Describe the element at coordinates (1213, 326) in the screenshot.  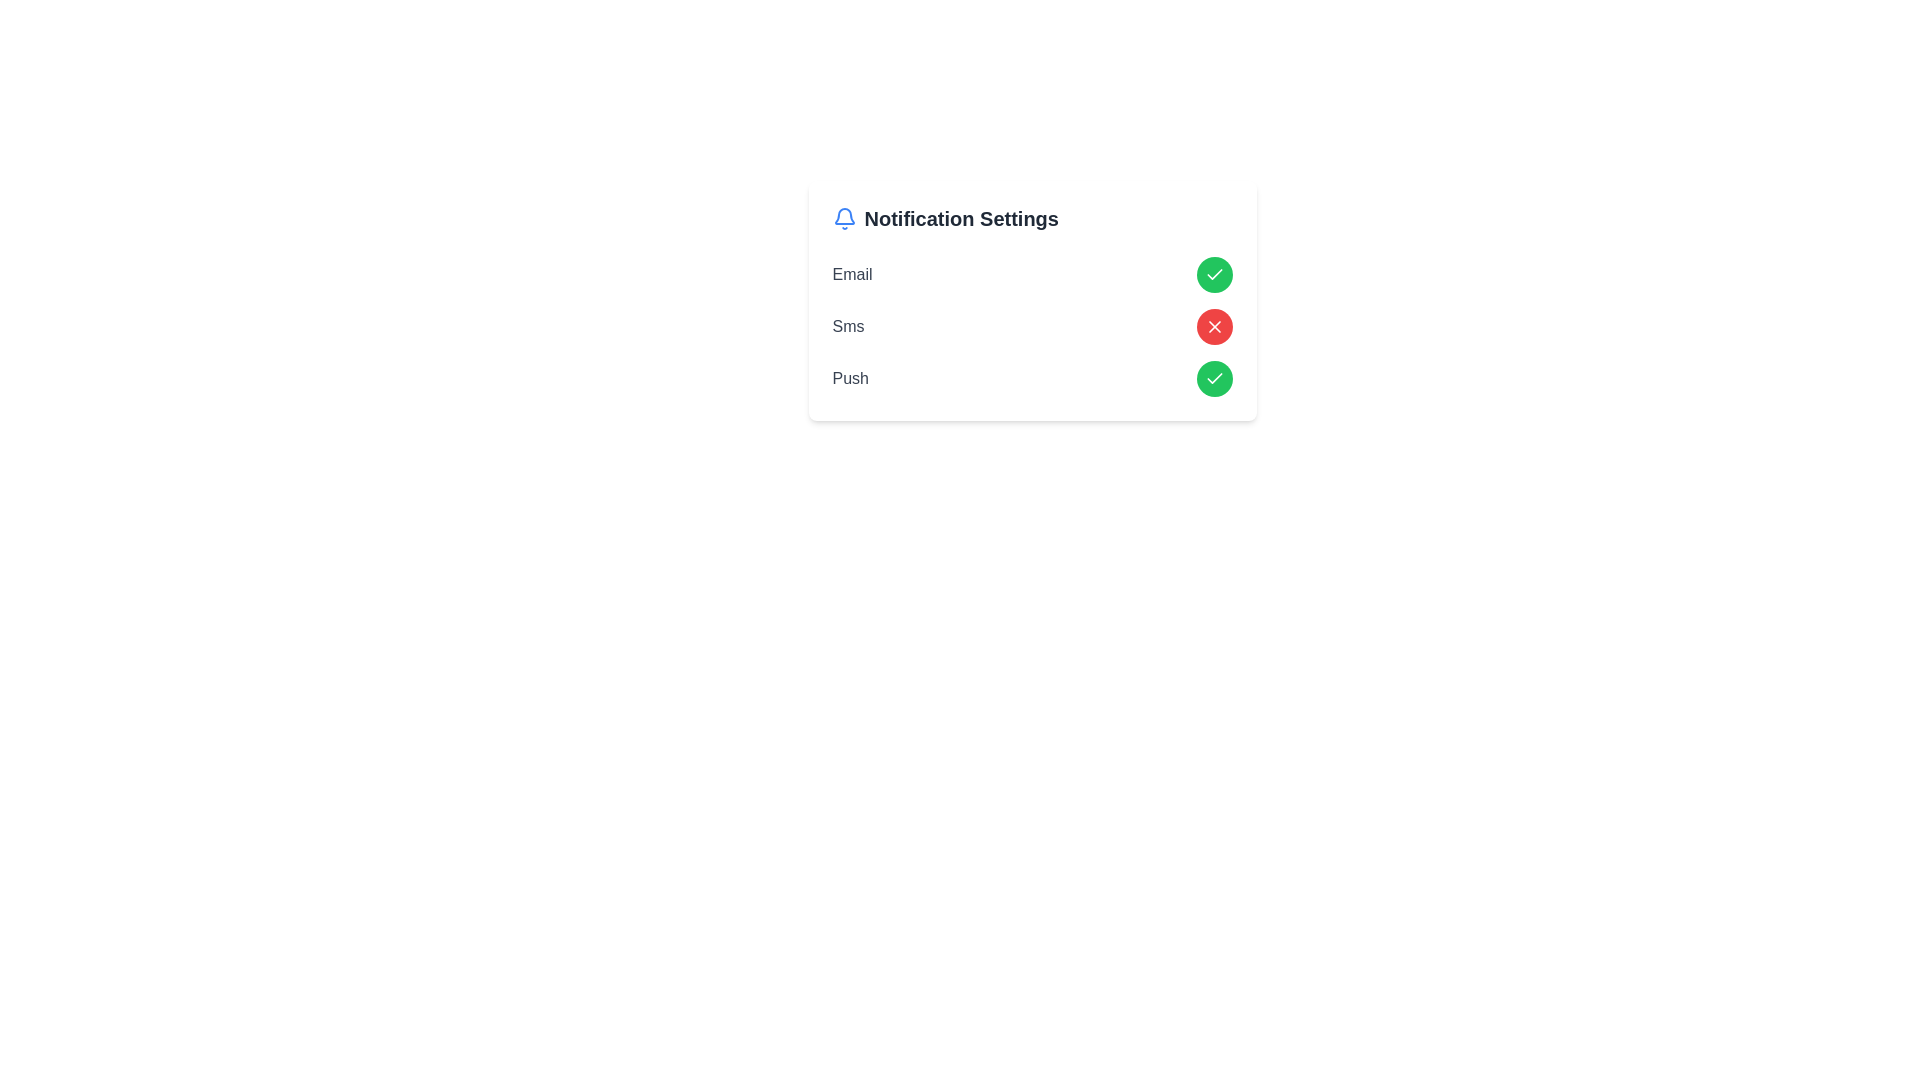
I see `the second button in the notification settings row that disables or marks off the 'Sms' notification option for more information` at that location.